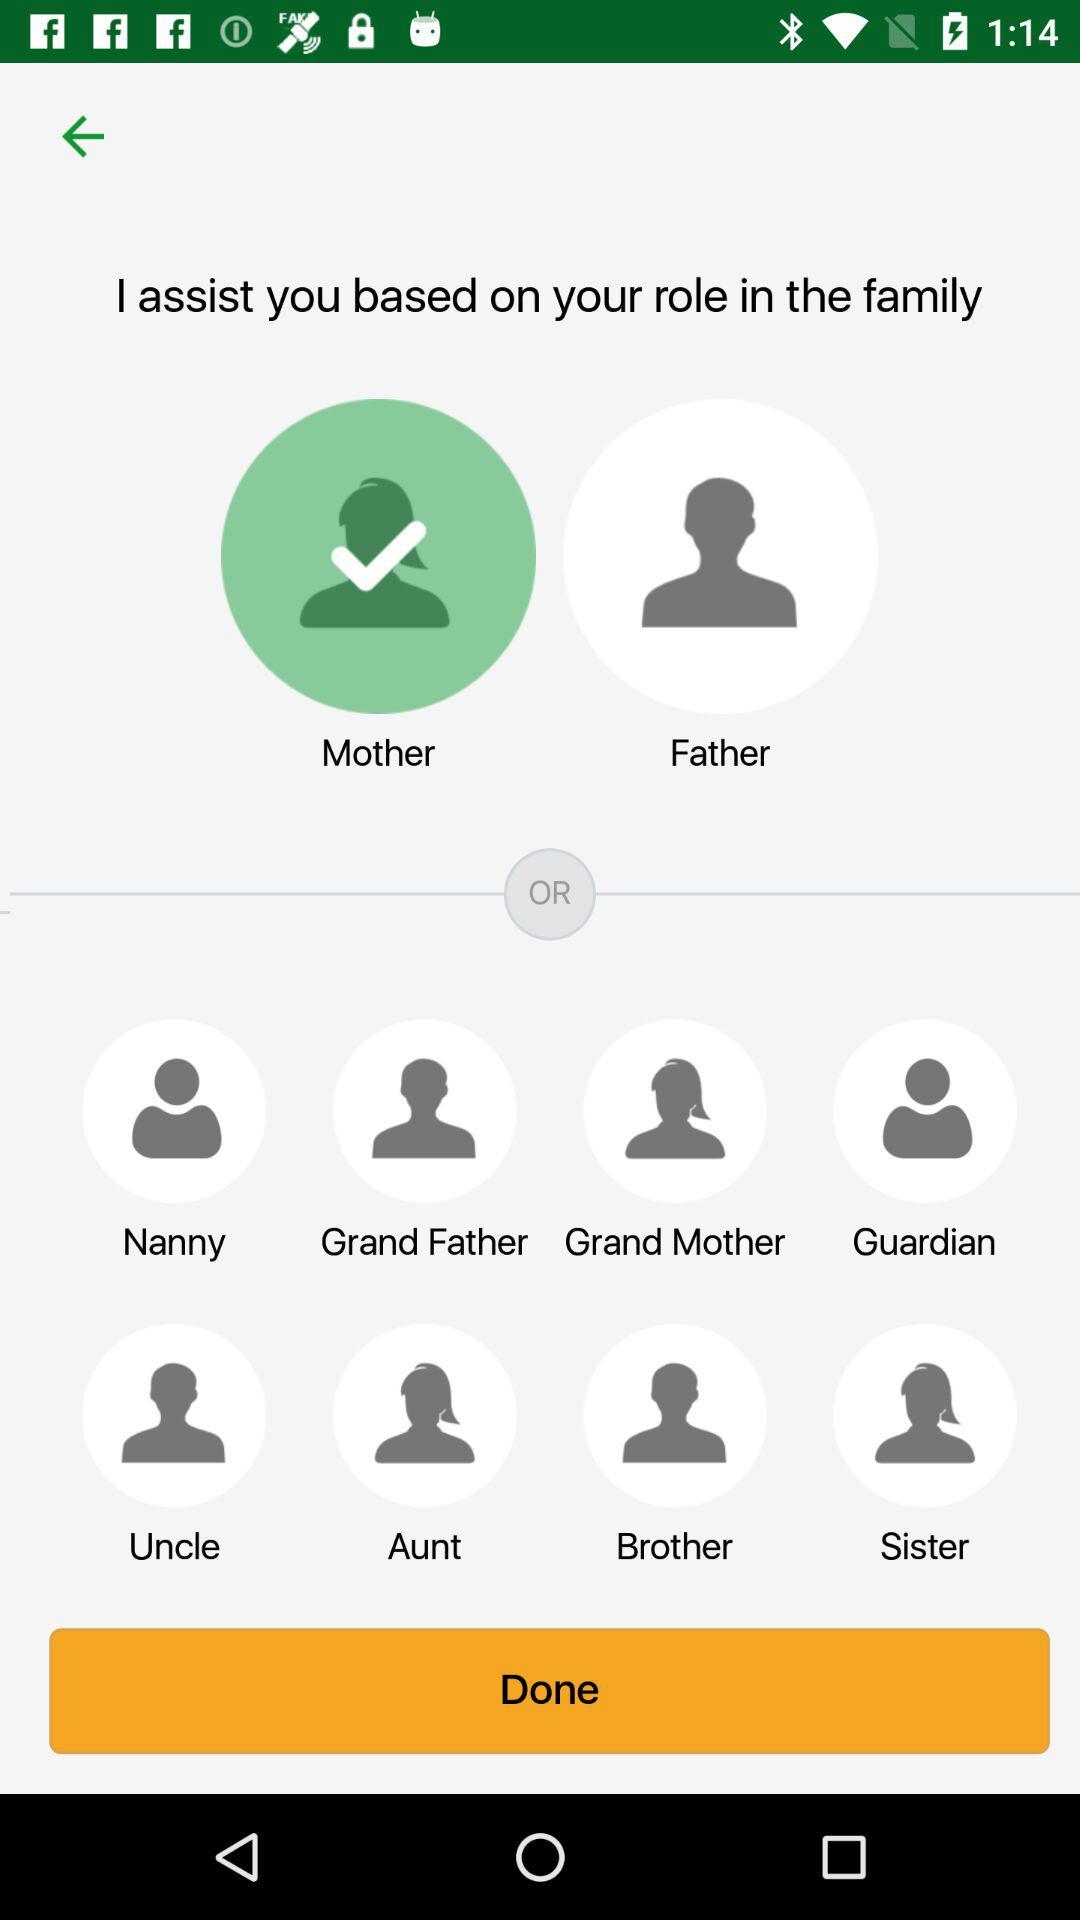  Describe the element at coordinates (414, 1414) in the screenshot. I see `the icon below grand father icon` at that location.